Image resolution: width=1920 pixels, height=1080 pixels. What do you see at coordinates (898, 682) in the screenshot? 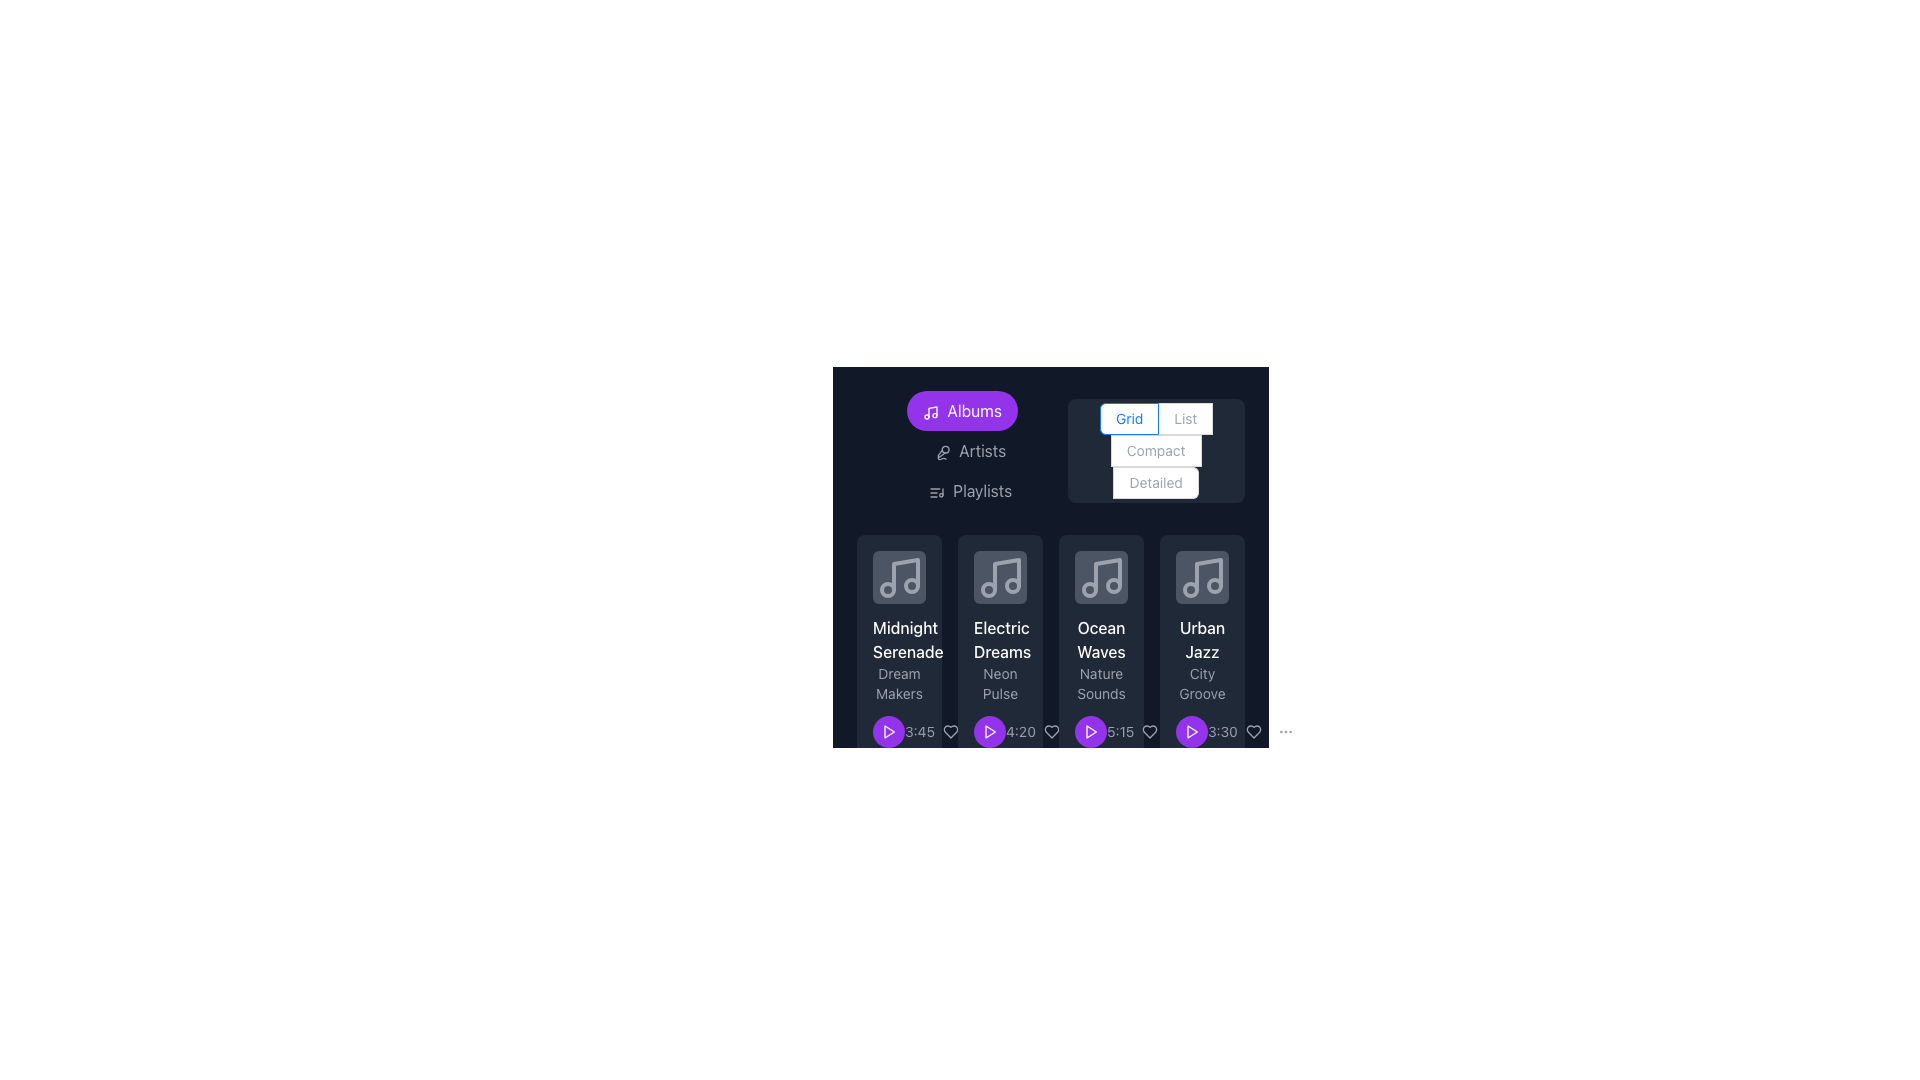
I see `the static text label reading 'Dream Makers' located at the bottom of the leftmost card in a 4-card grid, which is styled with a dark background and smaller gray font` at bounding box center [898, 682].